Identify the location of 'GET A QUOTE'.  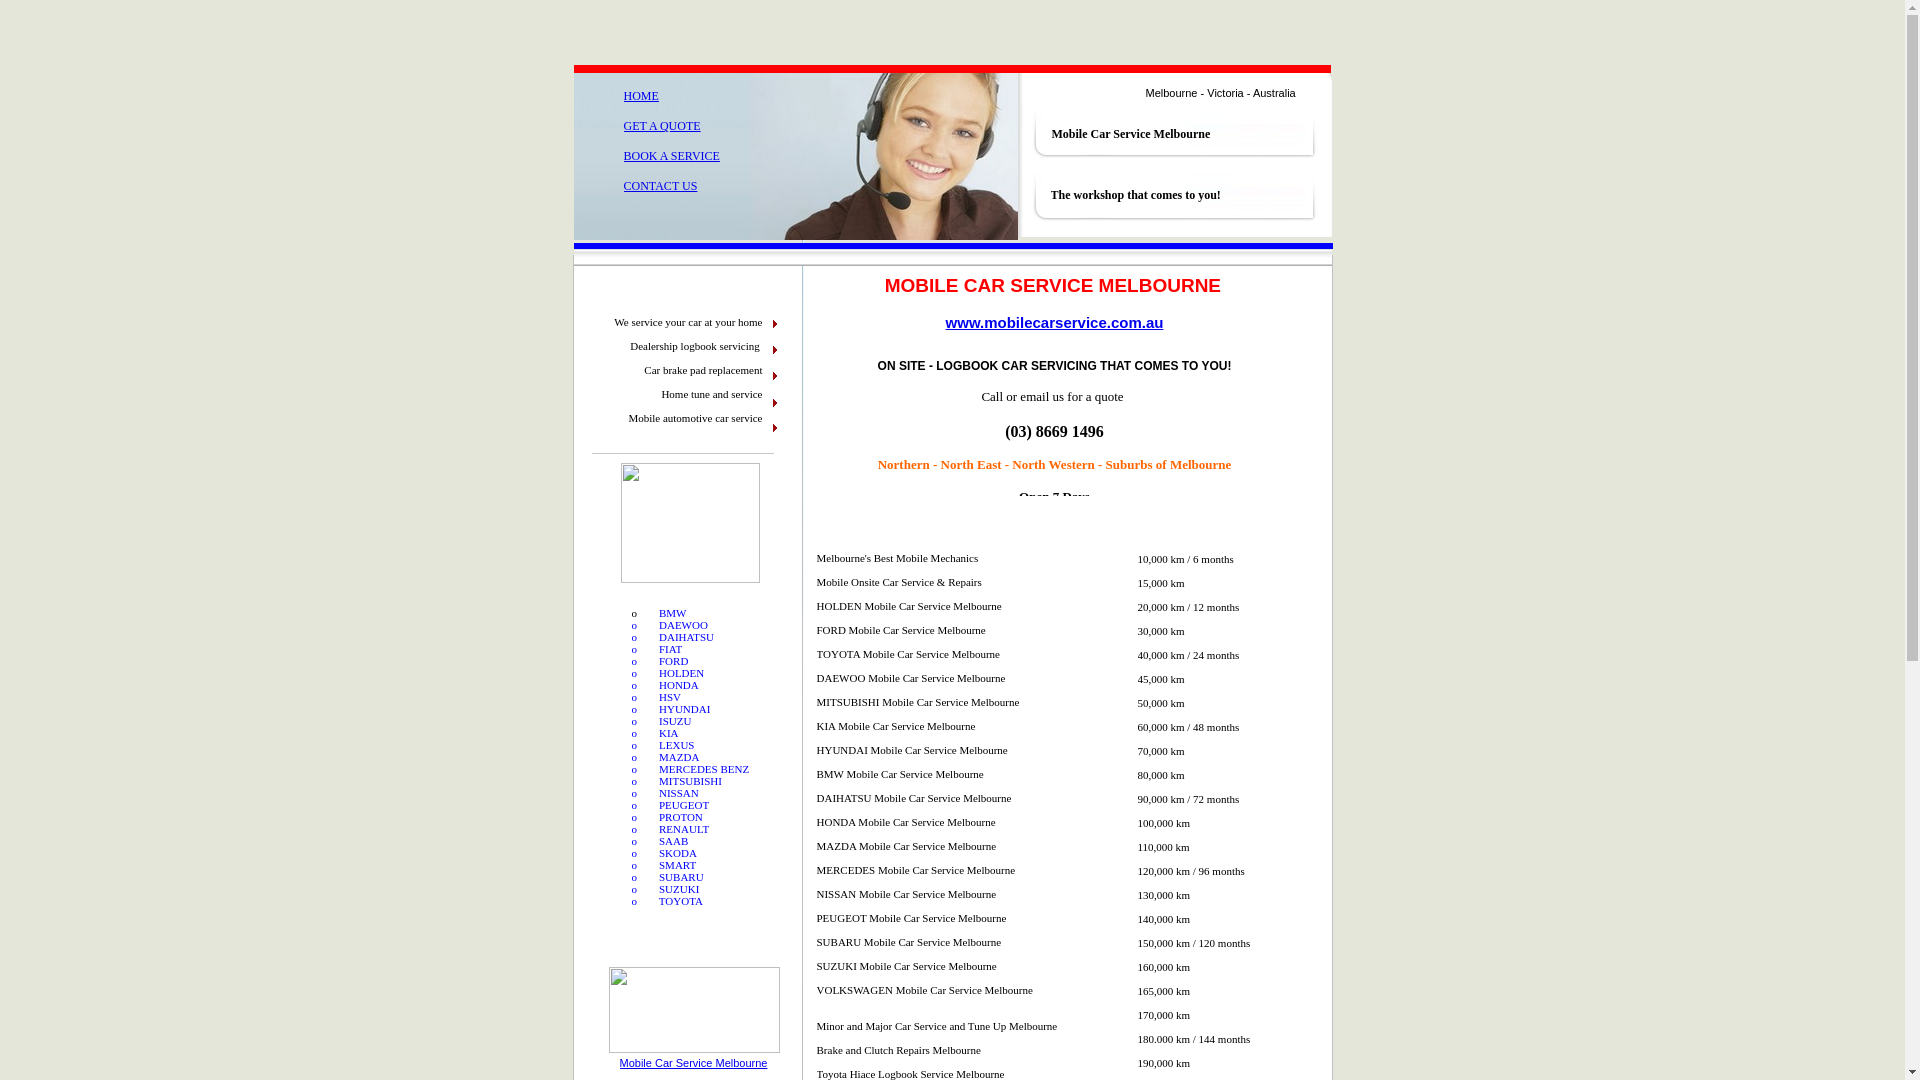
(623, 126).